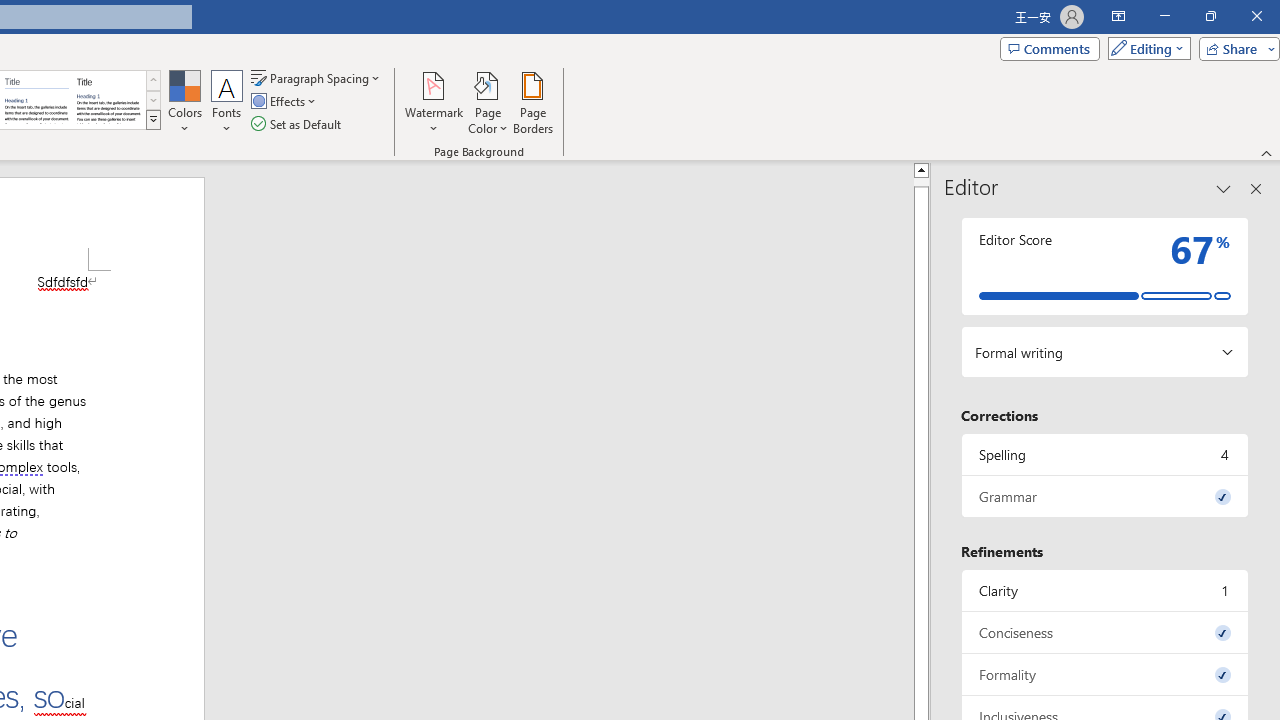  What do you see at coordinates (533, 103) in the screenshot?
I see `'Page Borders...'` at bounding box center [533, 103].